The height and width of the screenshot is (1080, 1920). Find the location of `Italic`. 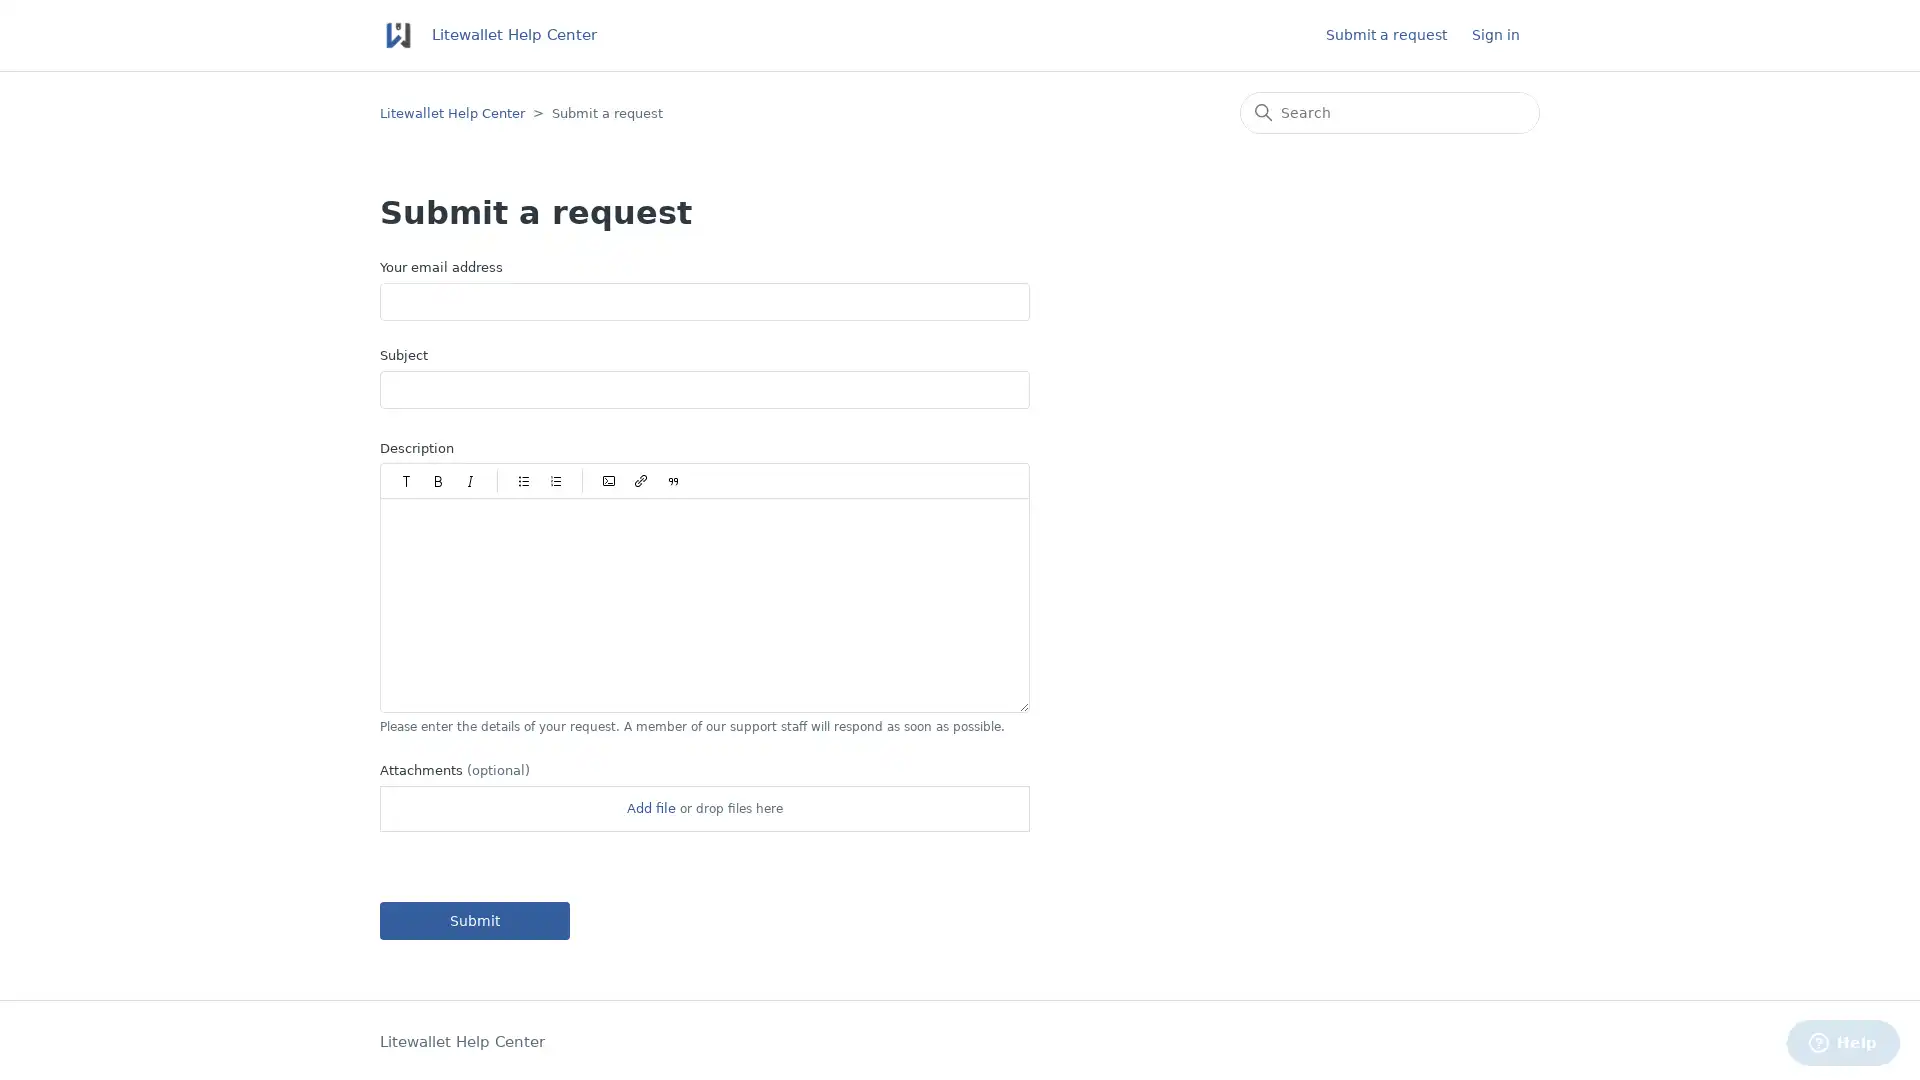

Italic is located at coordinates (469, 481).